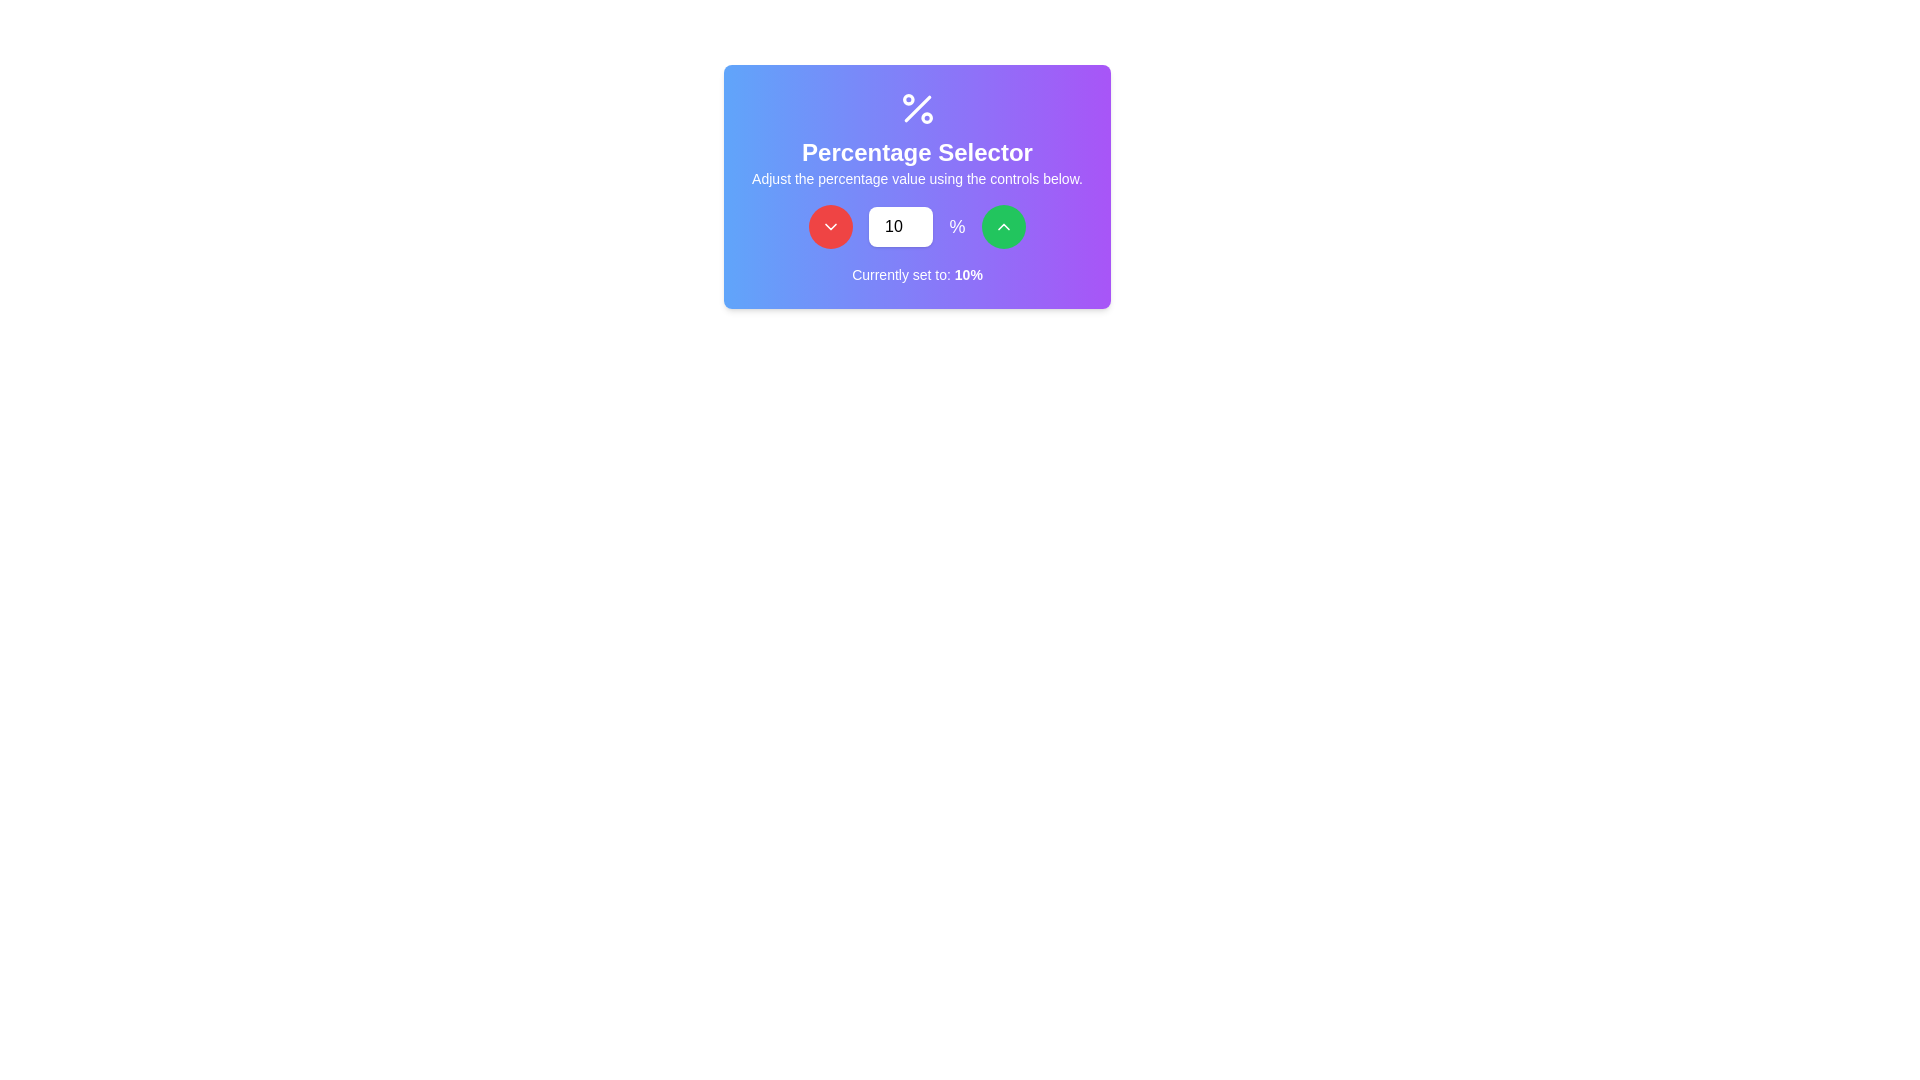 The width and height of the screenshot is (1920, 1080). I want to click on the Label that visually indicates the percentage value next to the numeric input box and to the left of the green button with an upward arrow, so click(956, 226).